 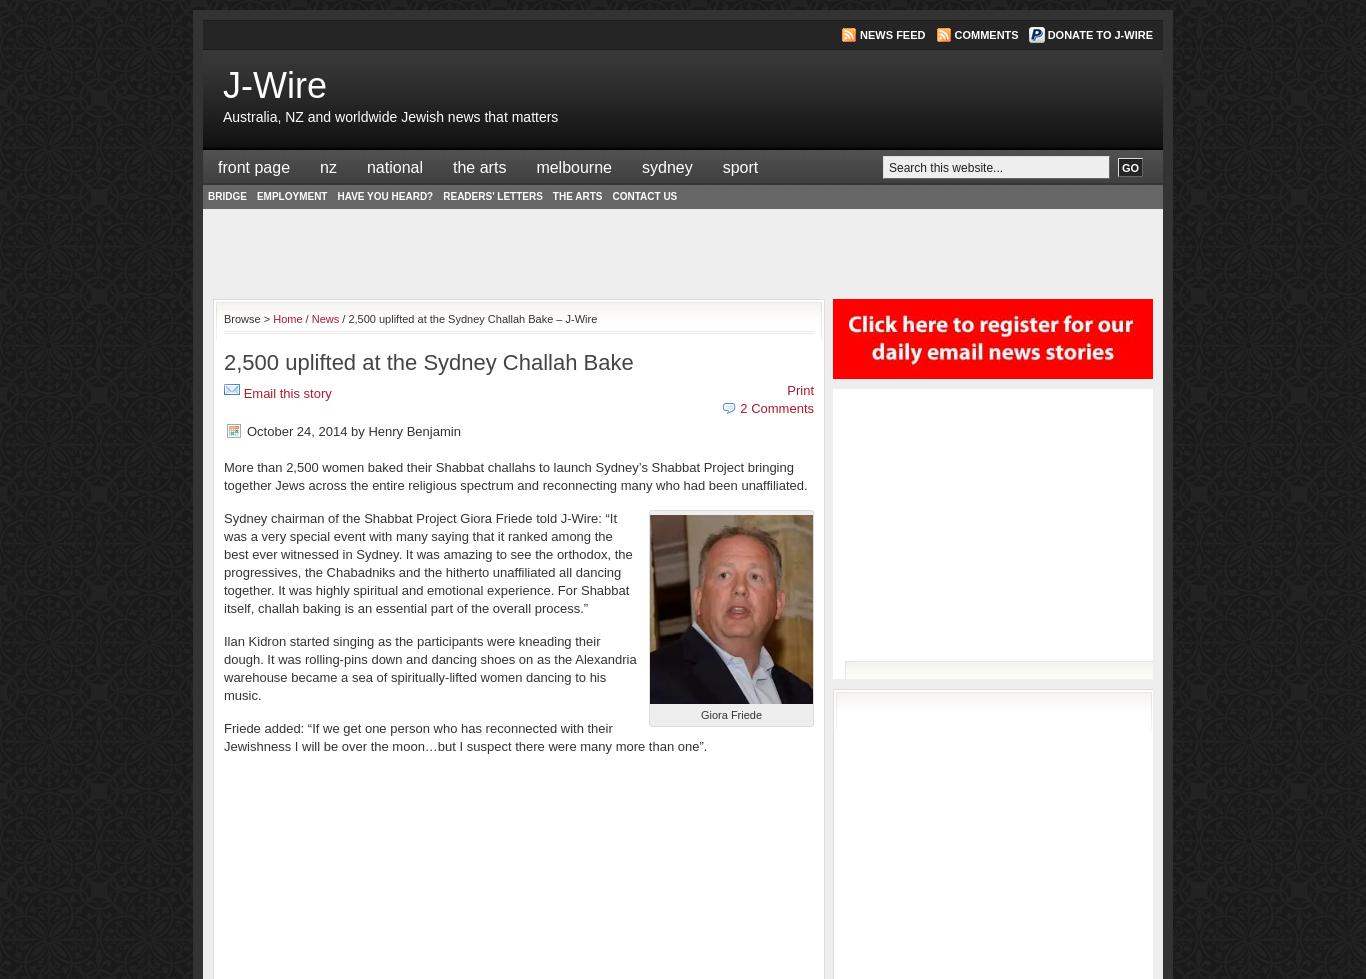 What do you see at coordinates (427, 362) in the screenshot?
I see `'2,500 uplifted at the Sydney Challah Bake'` at bounding box center [427, 362].